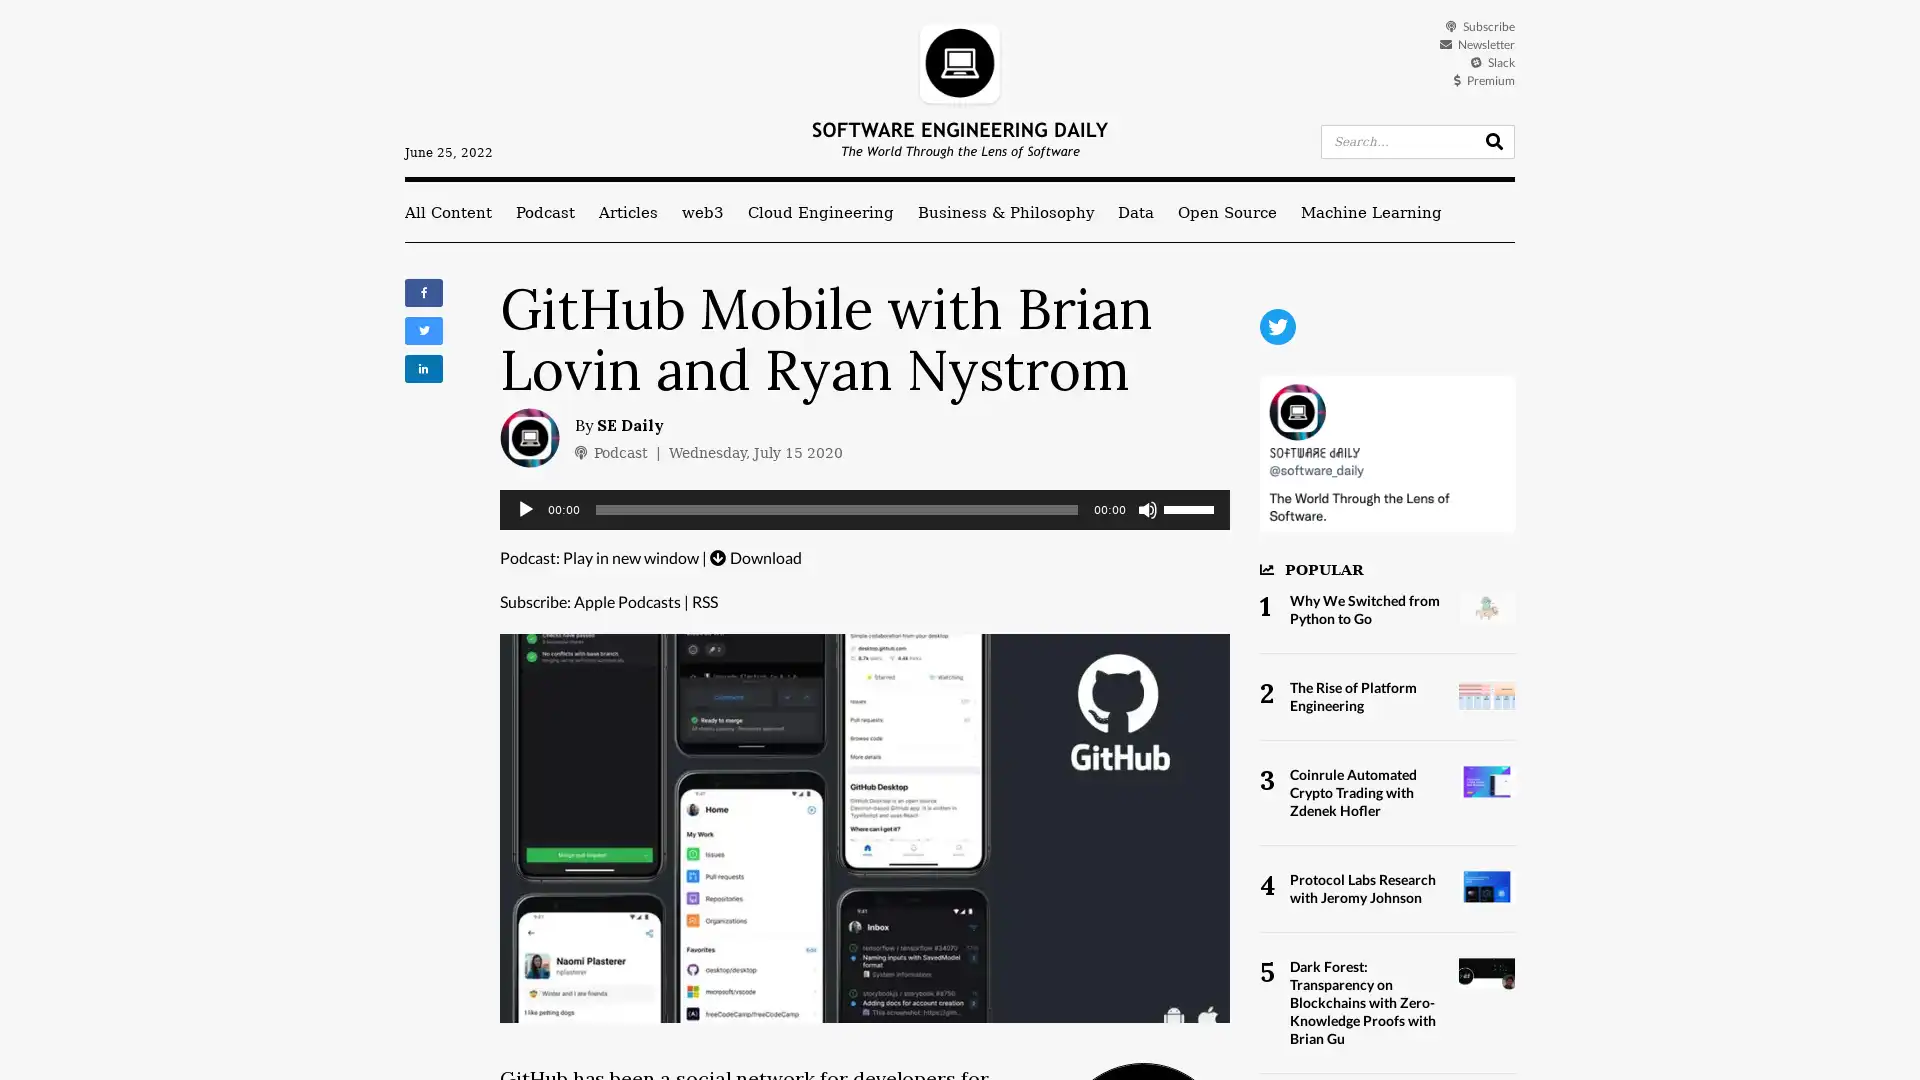  I want to click on Mute, so click(1147, 508).